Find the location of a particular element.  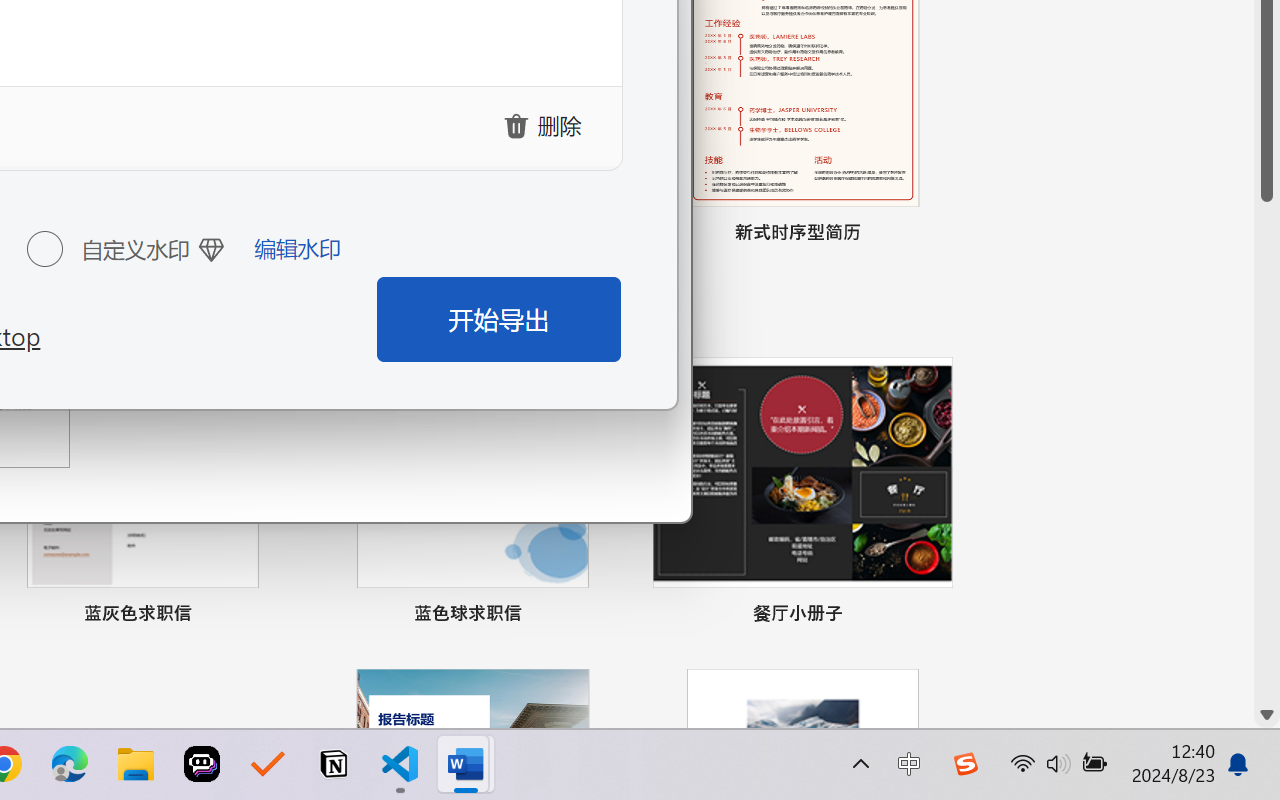

'Microsoft Edge' is located at coordinates (69, 764).